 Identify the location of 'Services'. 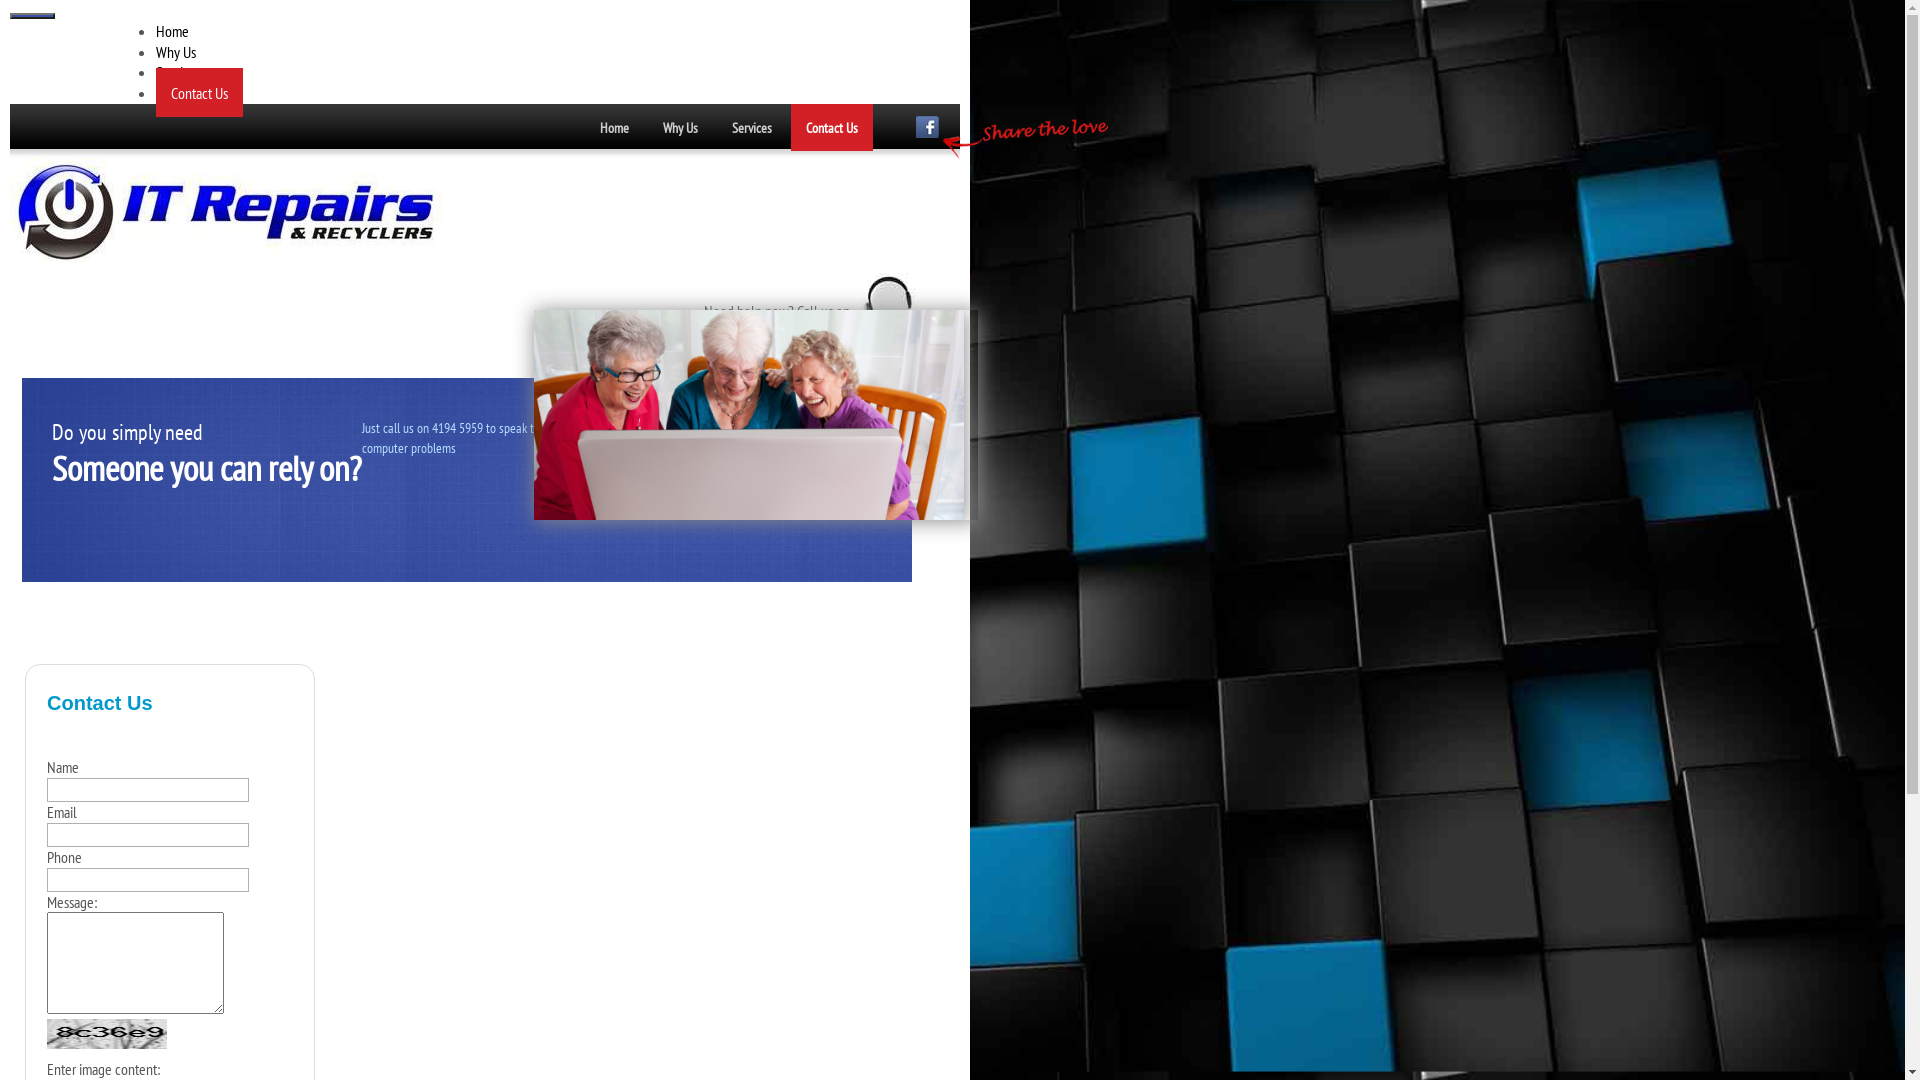
(155, 71).